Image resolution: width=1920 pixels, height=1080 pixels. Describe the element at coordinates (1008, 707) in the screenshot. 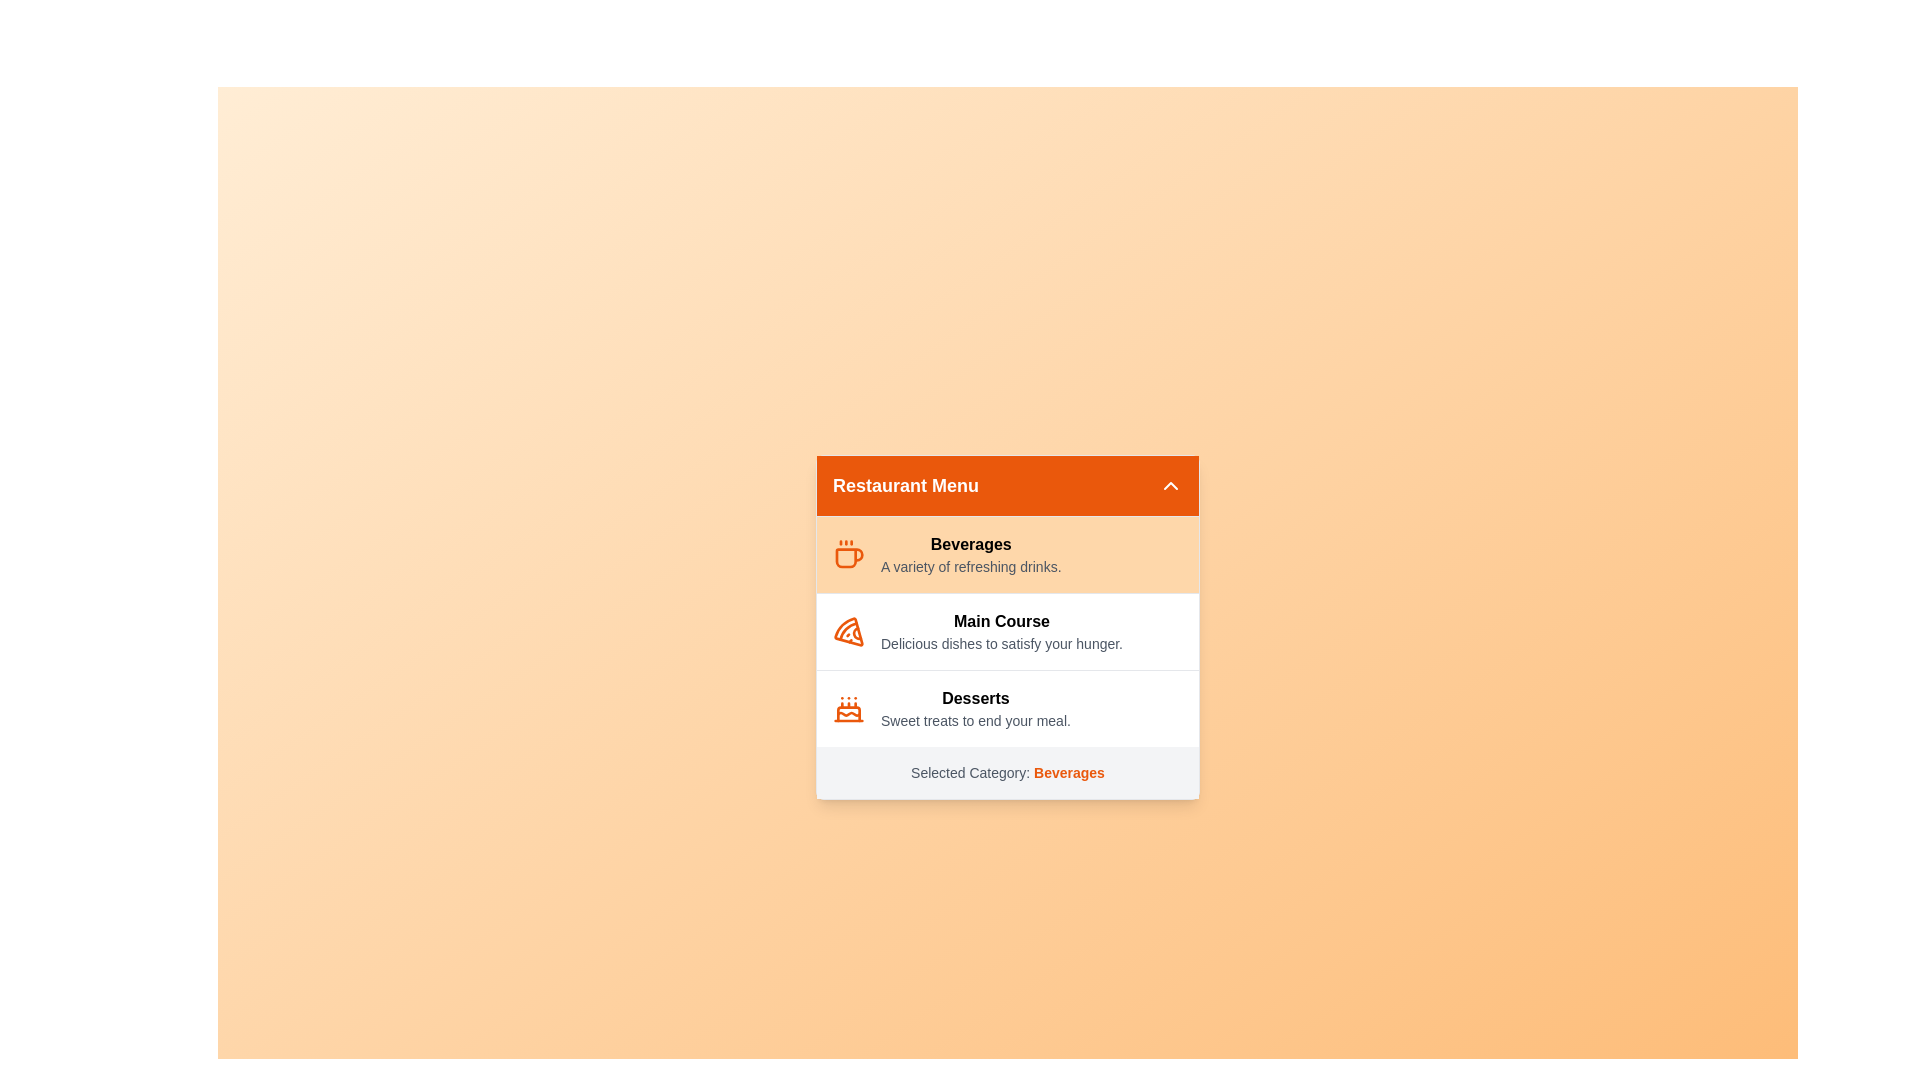

I see `the category Desserts from the list` at that location.